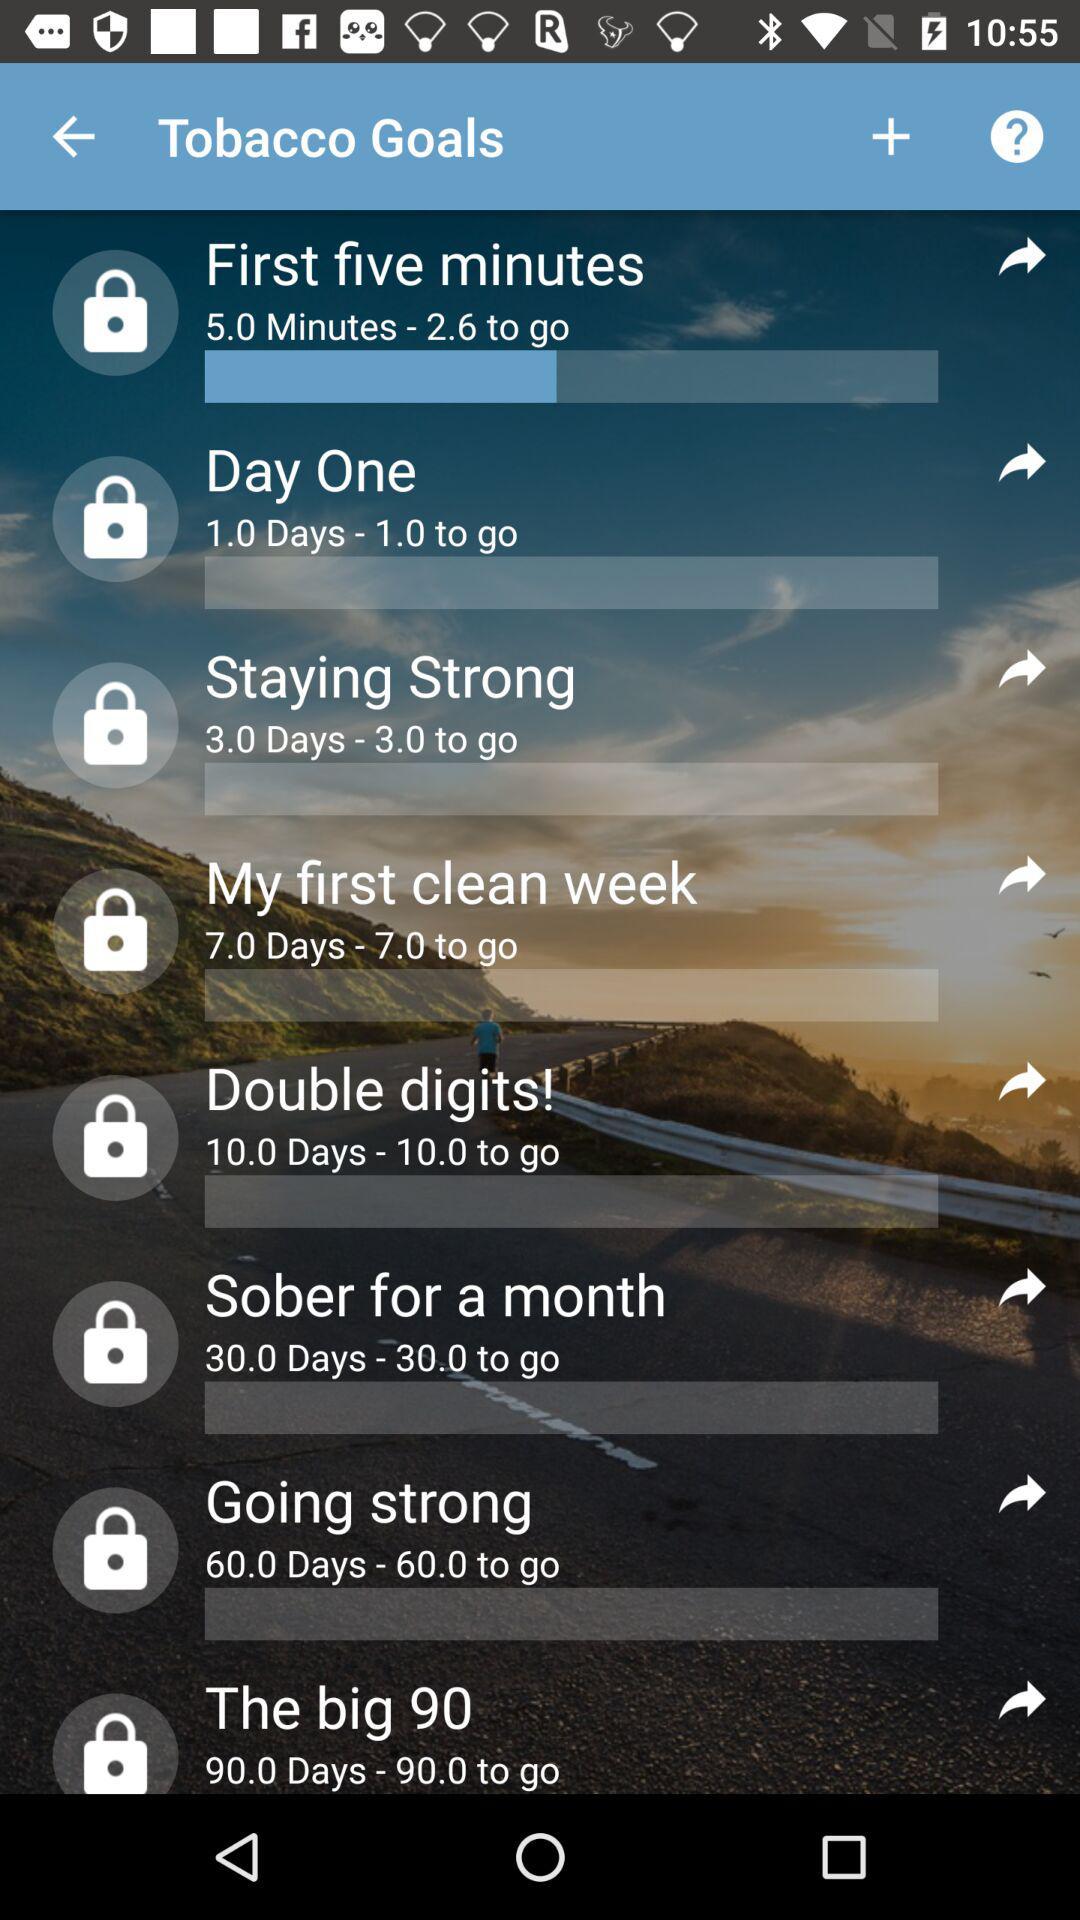 The width and height of the screenshot is (1080, 1920). I want to click on option, so click(1022, 253).